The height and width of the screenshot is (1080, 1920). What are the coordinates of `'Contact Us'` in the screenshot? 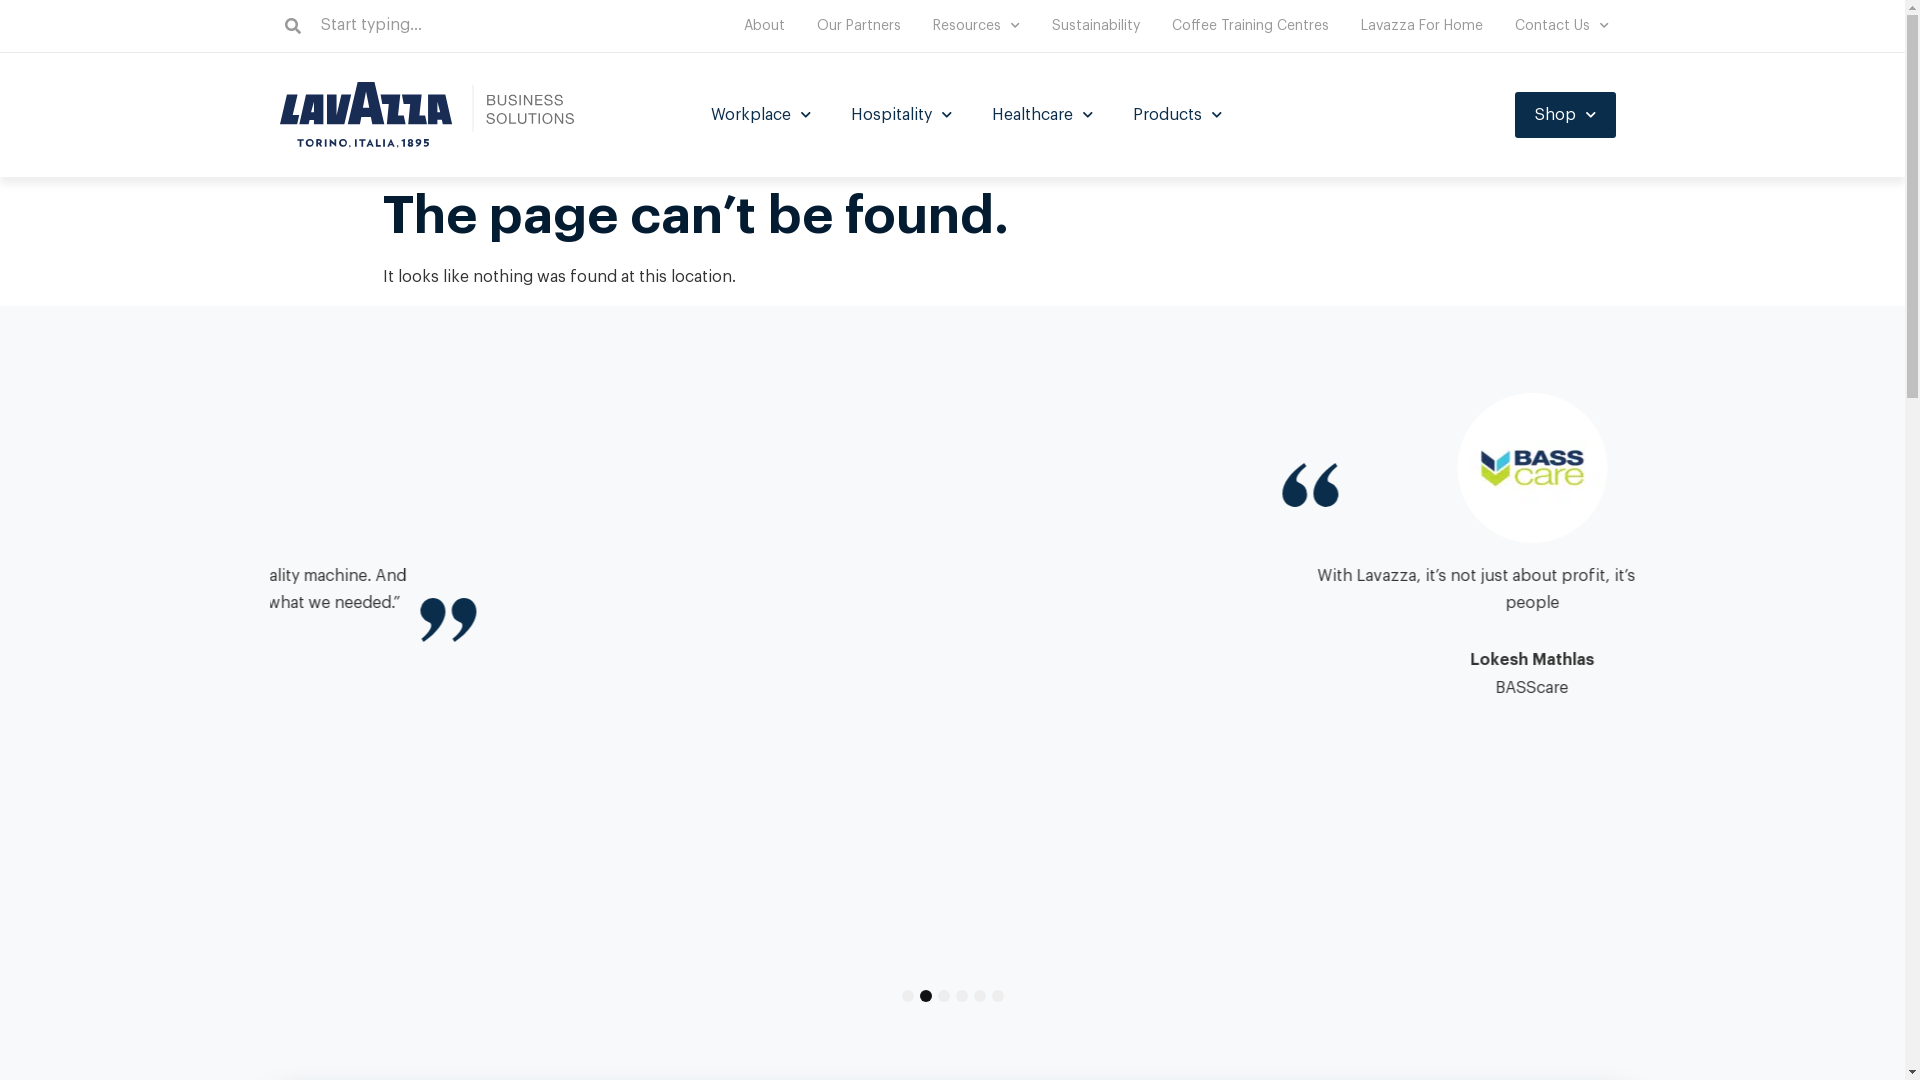 It's located at (1498, 26).